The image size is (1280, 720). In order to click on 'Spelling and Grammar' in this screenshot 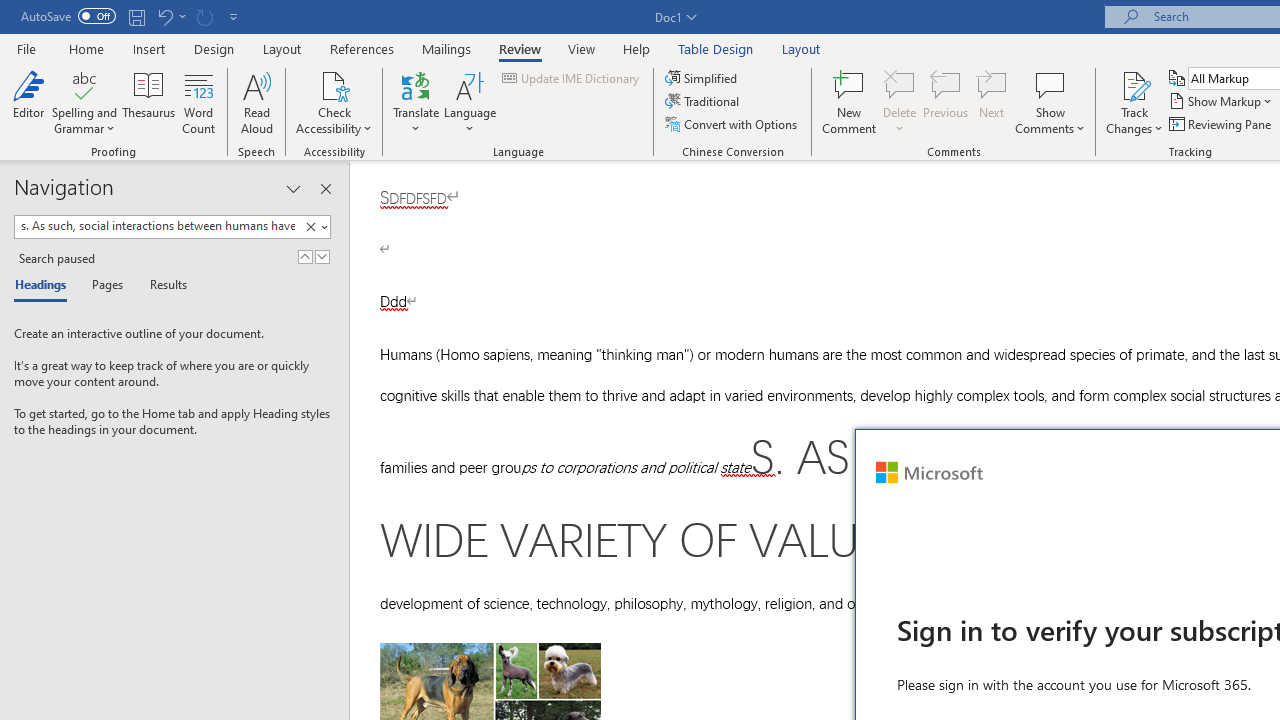, I will do `click(84, 103)`.